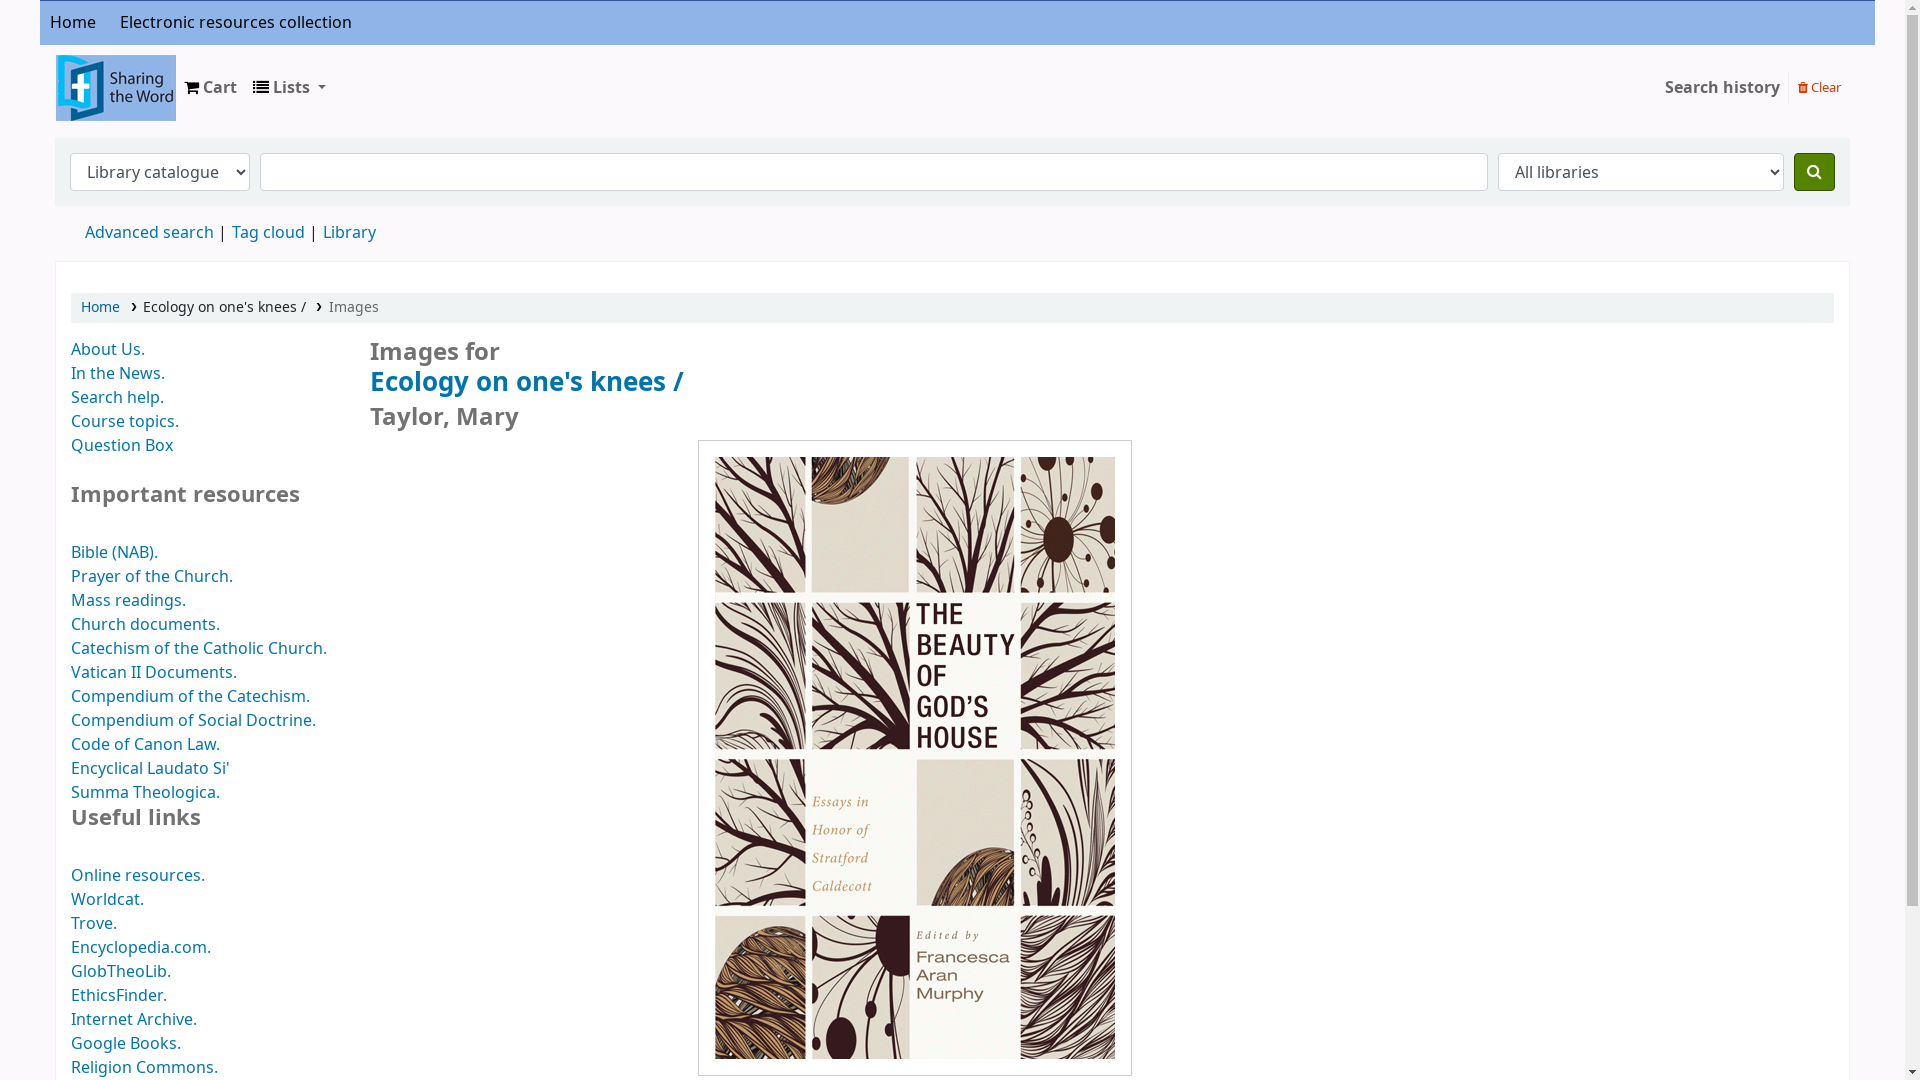  I want to click on 'Clear', so click(1819, 86).